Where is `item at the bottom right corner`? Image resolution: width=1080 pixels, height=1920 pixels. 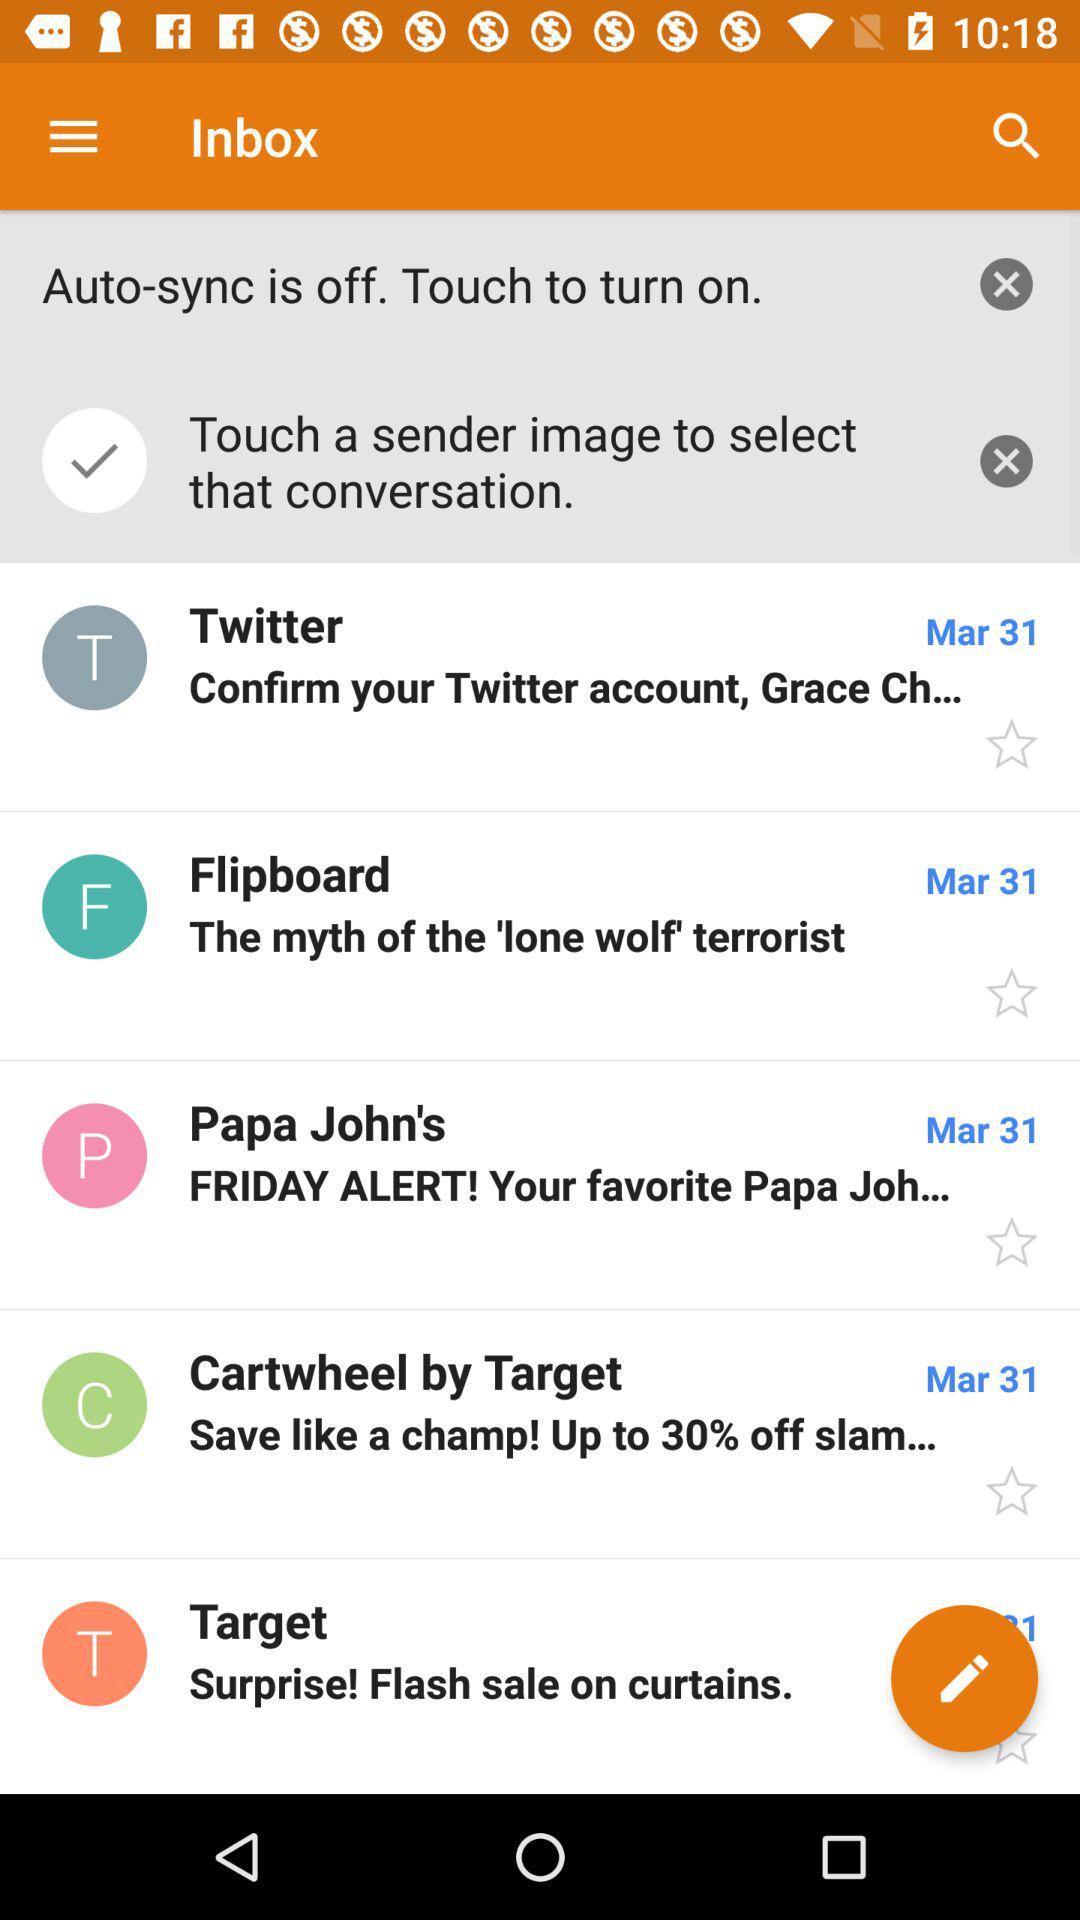
item at the bottom right corner is located at coordinates (963, 1678).